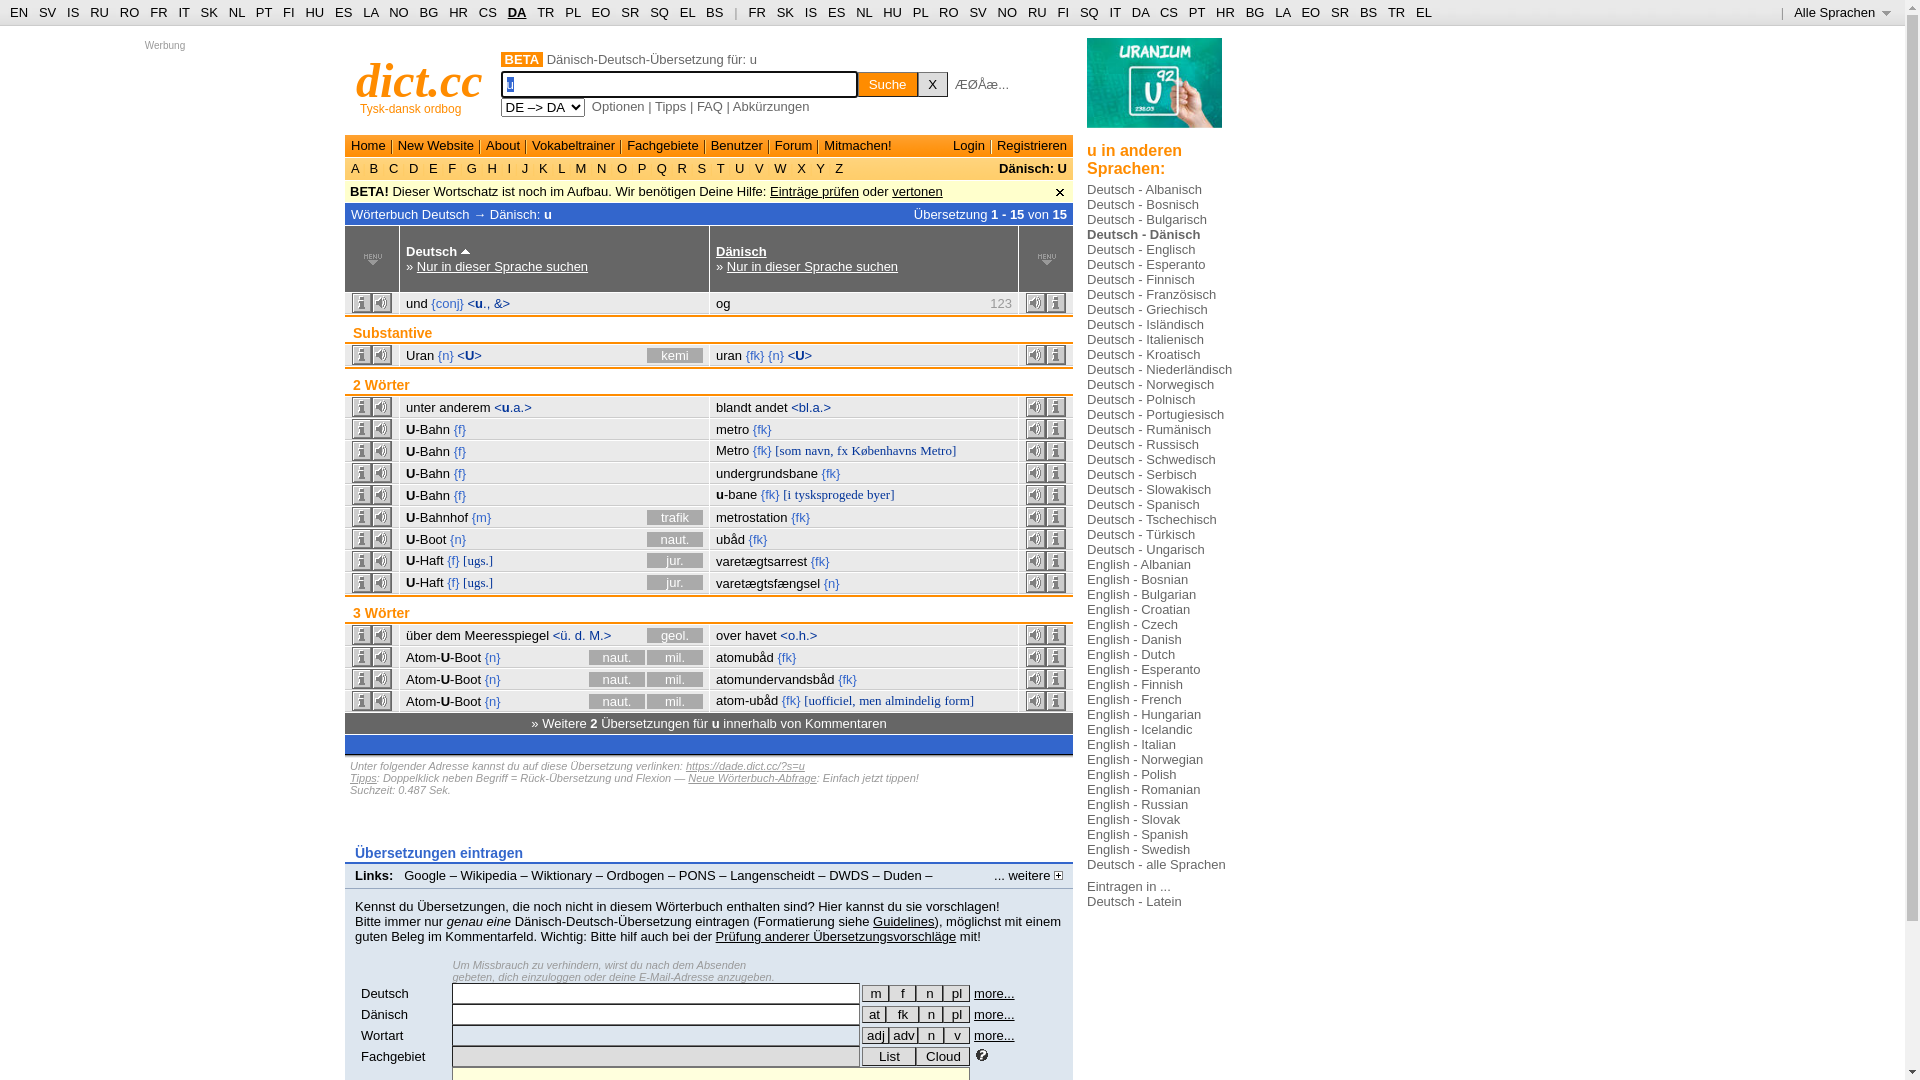 Image resolution: width=1920 pixels, height=1080 pixels. I want to click on 'Ordbogen', so click(635, 874).